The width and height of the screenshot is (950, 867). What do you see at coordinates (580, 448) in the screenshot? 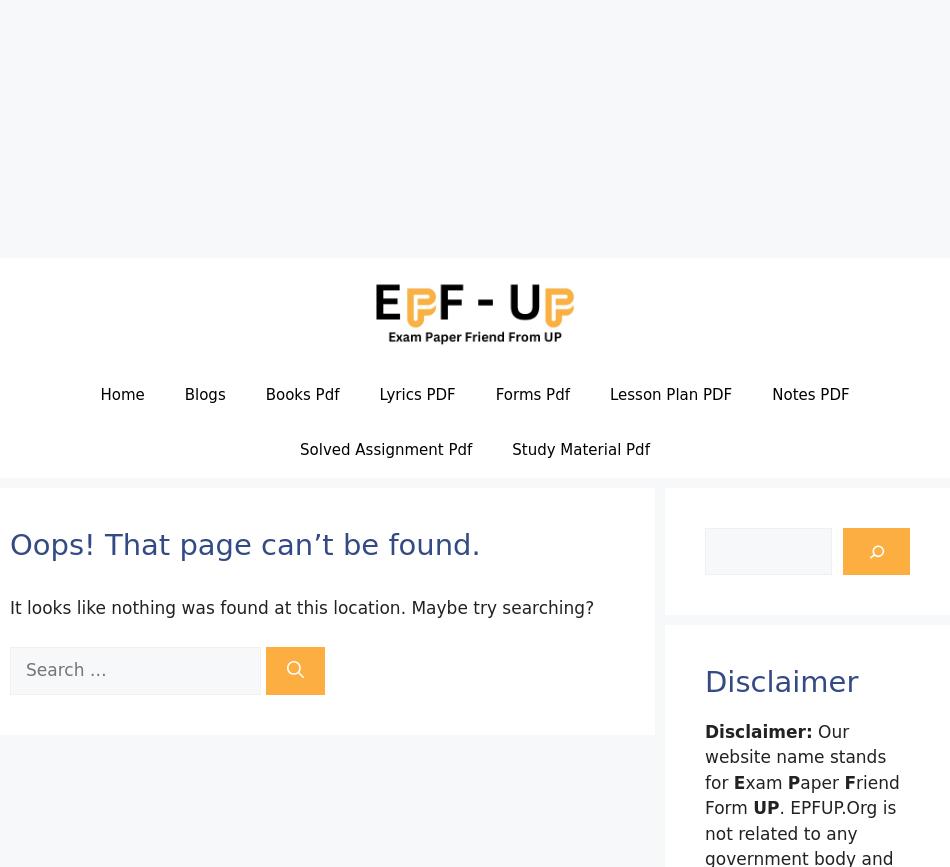
I see `'Study Material Pdf'` at bounding box center [580, 448].